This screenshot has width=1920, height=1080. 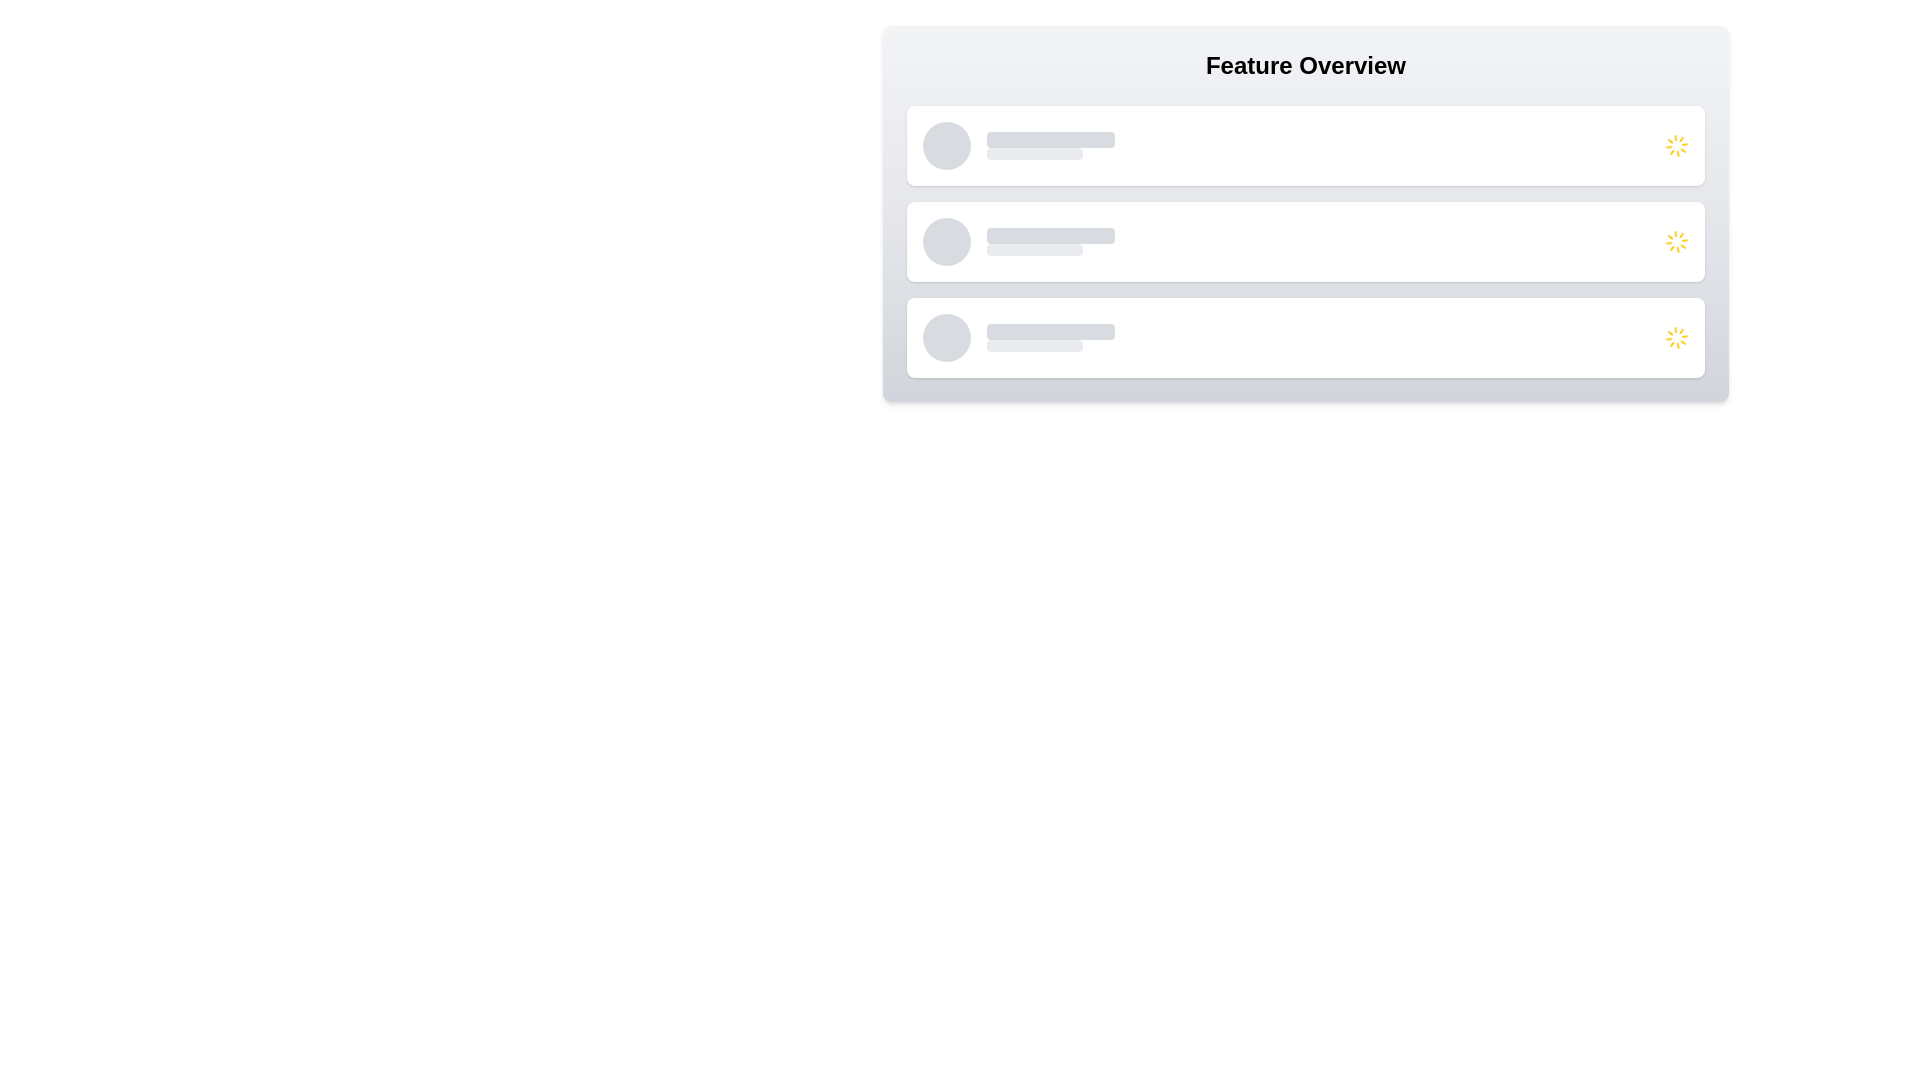 What do you see at coordinates (1676, 337) in the screenshot?
I see `the animation of the yellow circular icon located at the far right of the third row in a vertical list of three rows` at bounding box center [1676, 337].